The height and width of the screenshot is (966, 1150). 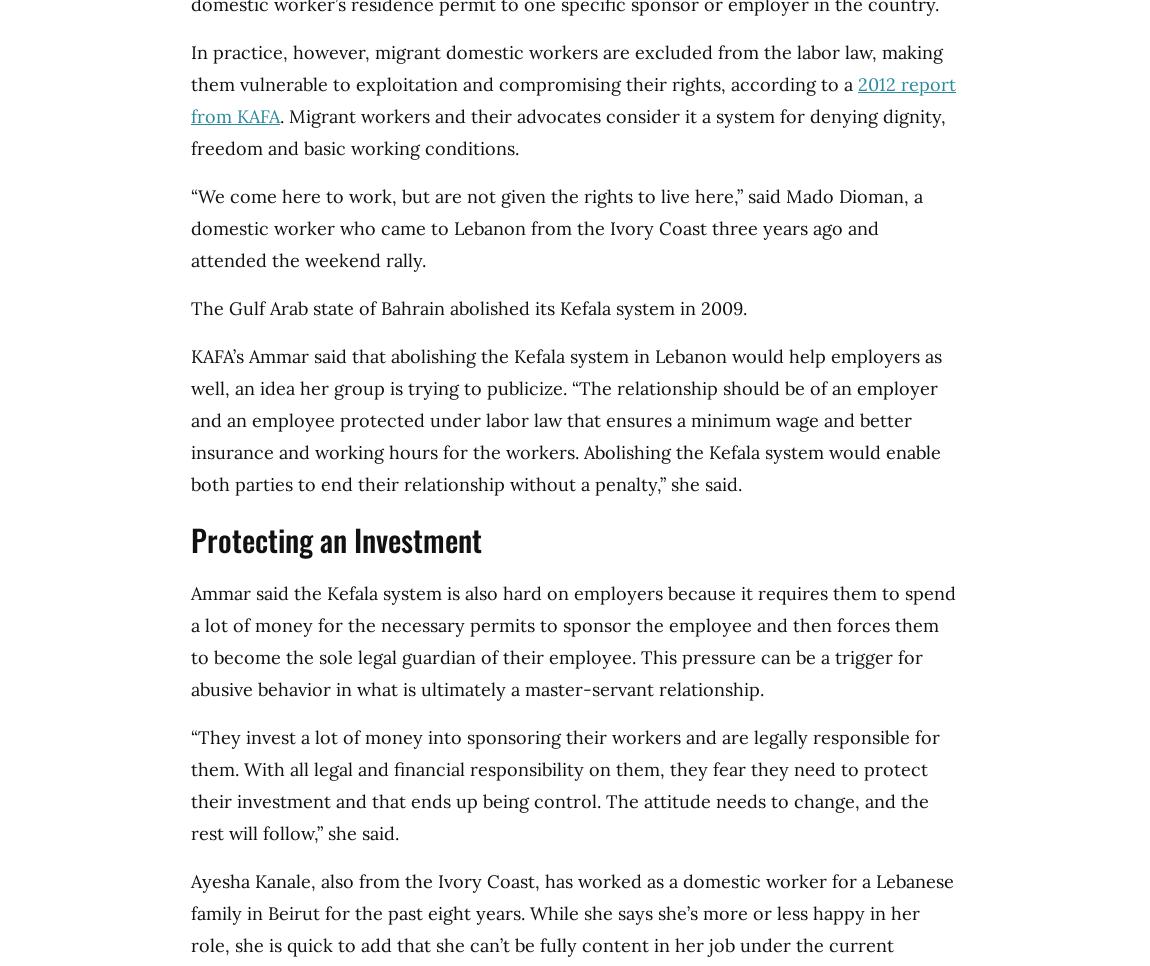 I want to click on 'KAFA’s Ammar said that abolishing the Kefala system in Lebanon would help employers as well, an idea her group is trying to publicize. “The relationship should be of an employer and an employee protected under labor law that ensures a minimum wage and better insurance and working hours for the workers. Abolishing the Kefala system would enable both parties to end their relationship without a penalty,” she said.', so click(x=566, y=419).